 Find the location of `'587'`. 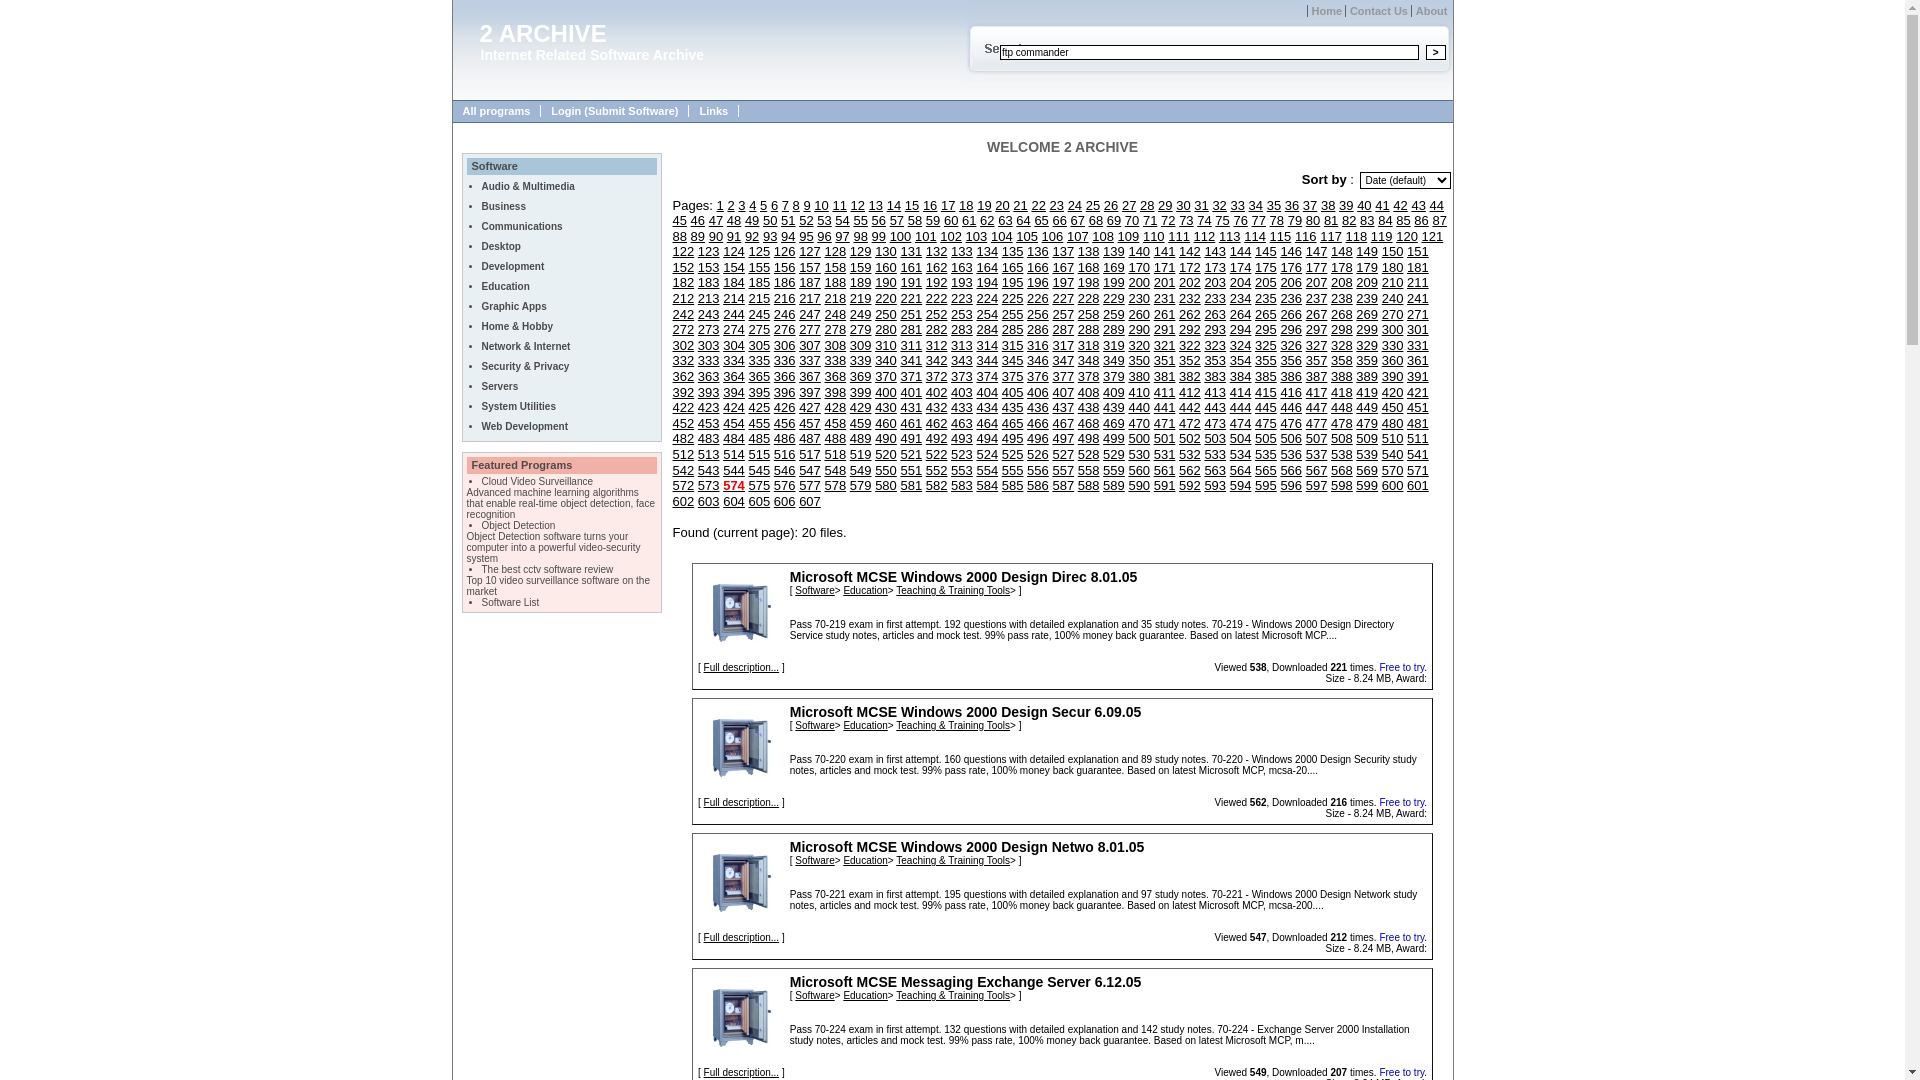

'587' is located at coordinates (1061, 485).